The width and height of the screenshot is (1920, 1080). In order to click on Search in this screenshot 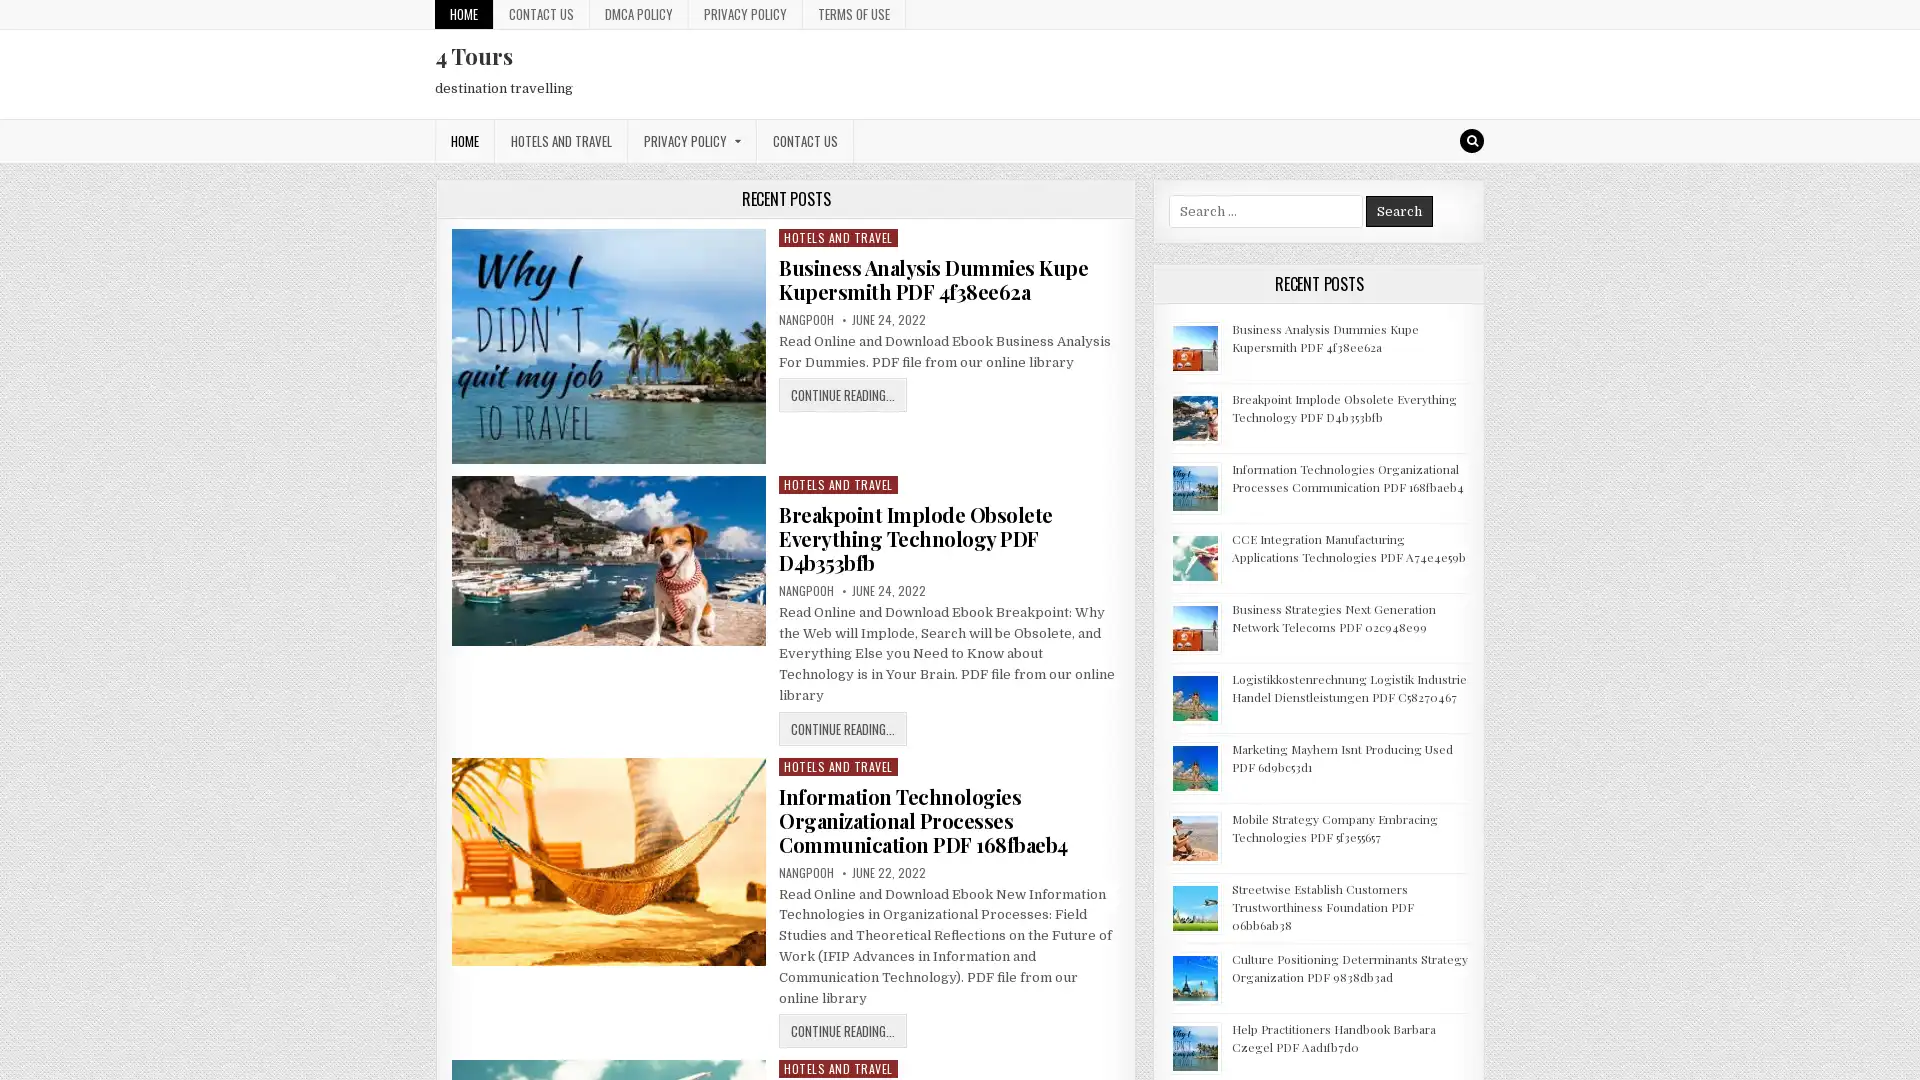, I will do `click(1398, 211)`.